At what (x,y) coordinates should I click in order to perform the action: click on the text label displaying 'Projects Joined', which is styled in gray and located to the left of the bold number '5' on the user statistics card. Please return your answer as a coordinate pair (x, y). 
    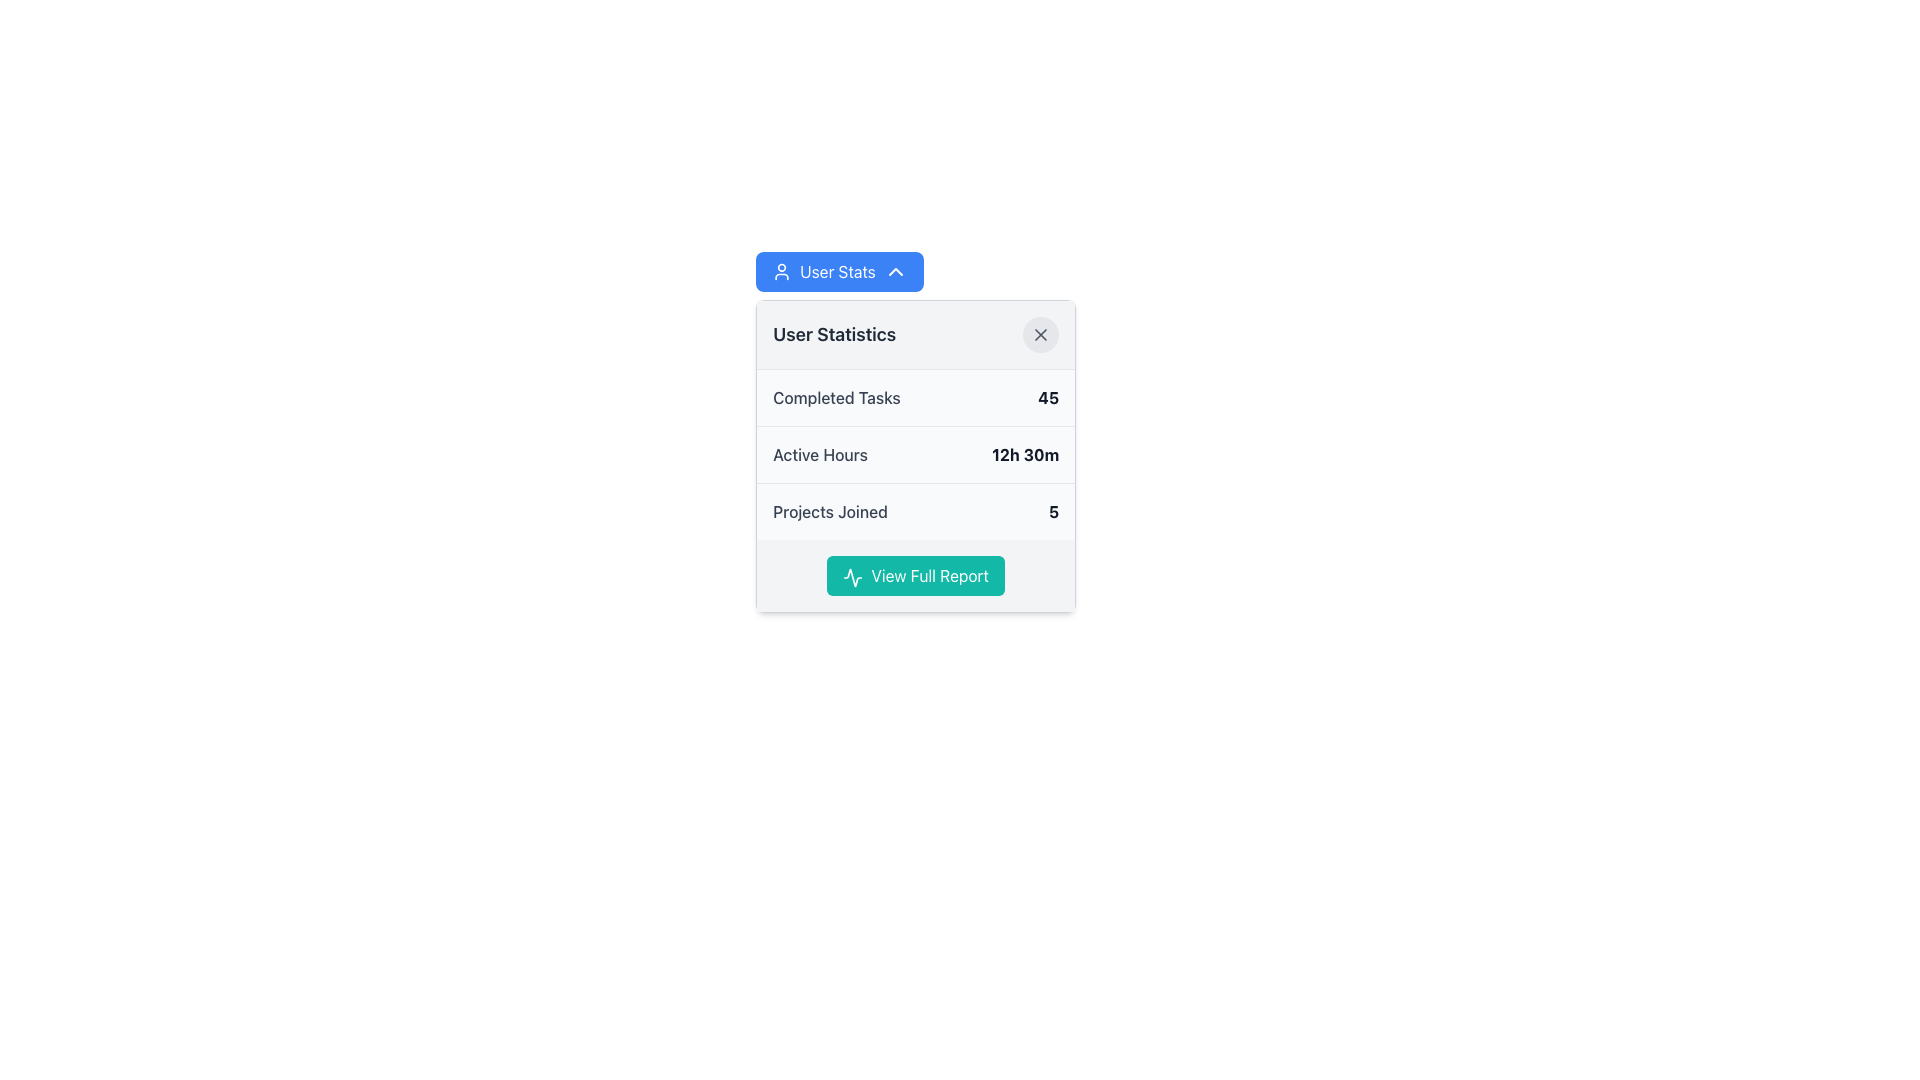
    Looking at the image, I should click on (830, 511).